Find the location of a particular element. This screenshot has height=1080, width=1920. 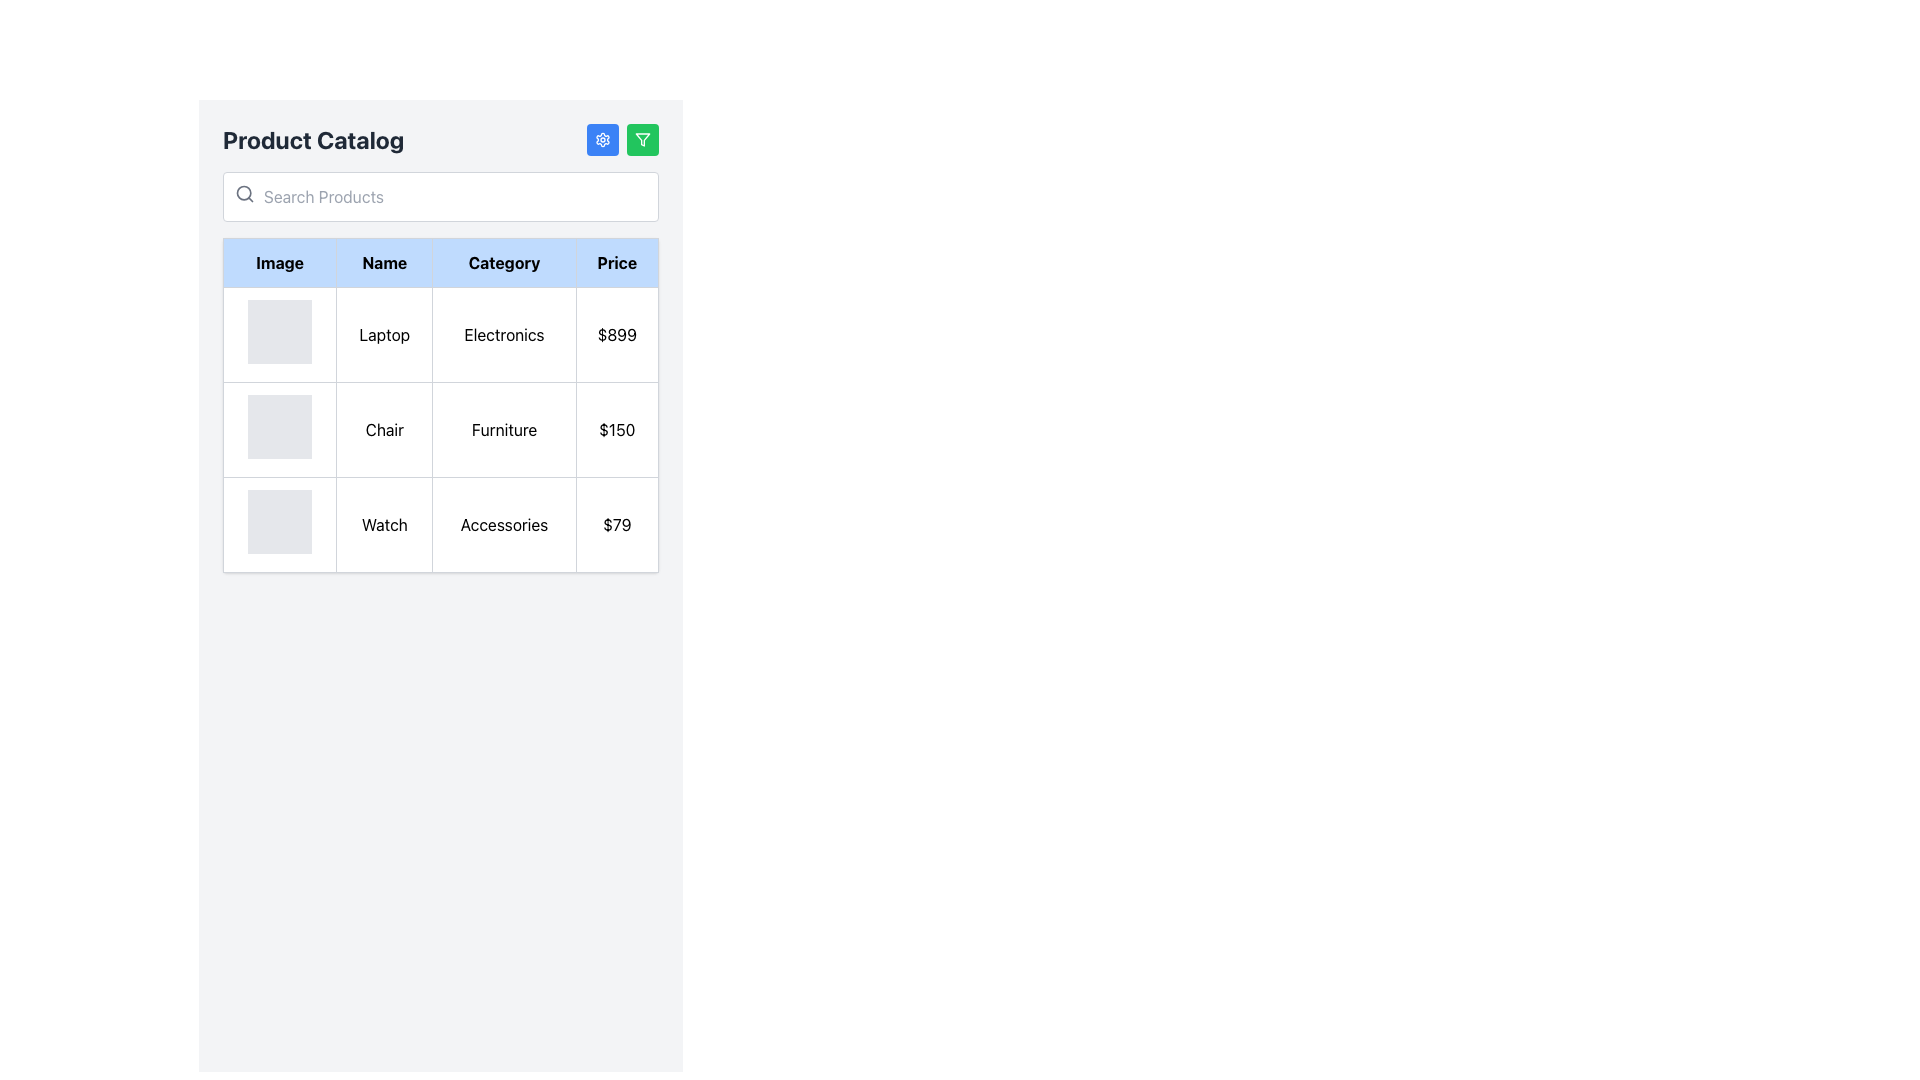

the table cell displaying 'Electronics' which is styled as a rectangular box on a white background, located under the 'Category' column and aligning with the 'Laptop' row is located at coordinates (504, 334).